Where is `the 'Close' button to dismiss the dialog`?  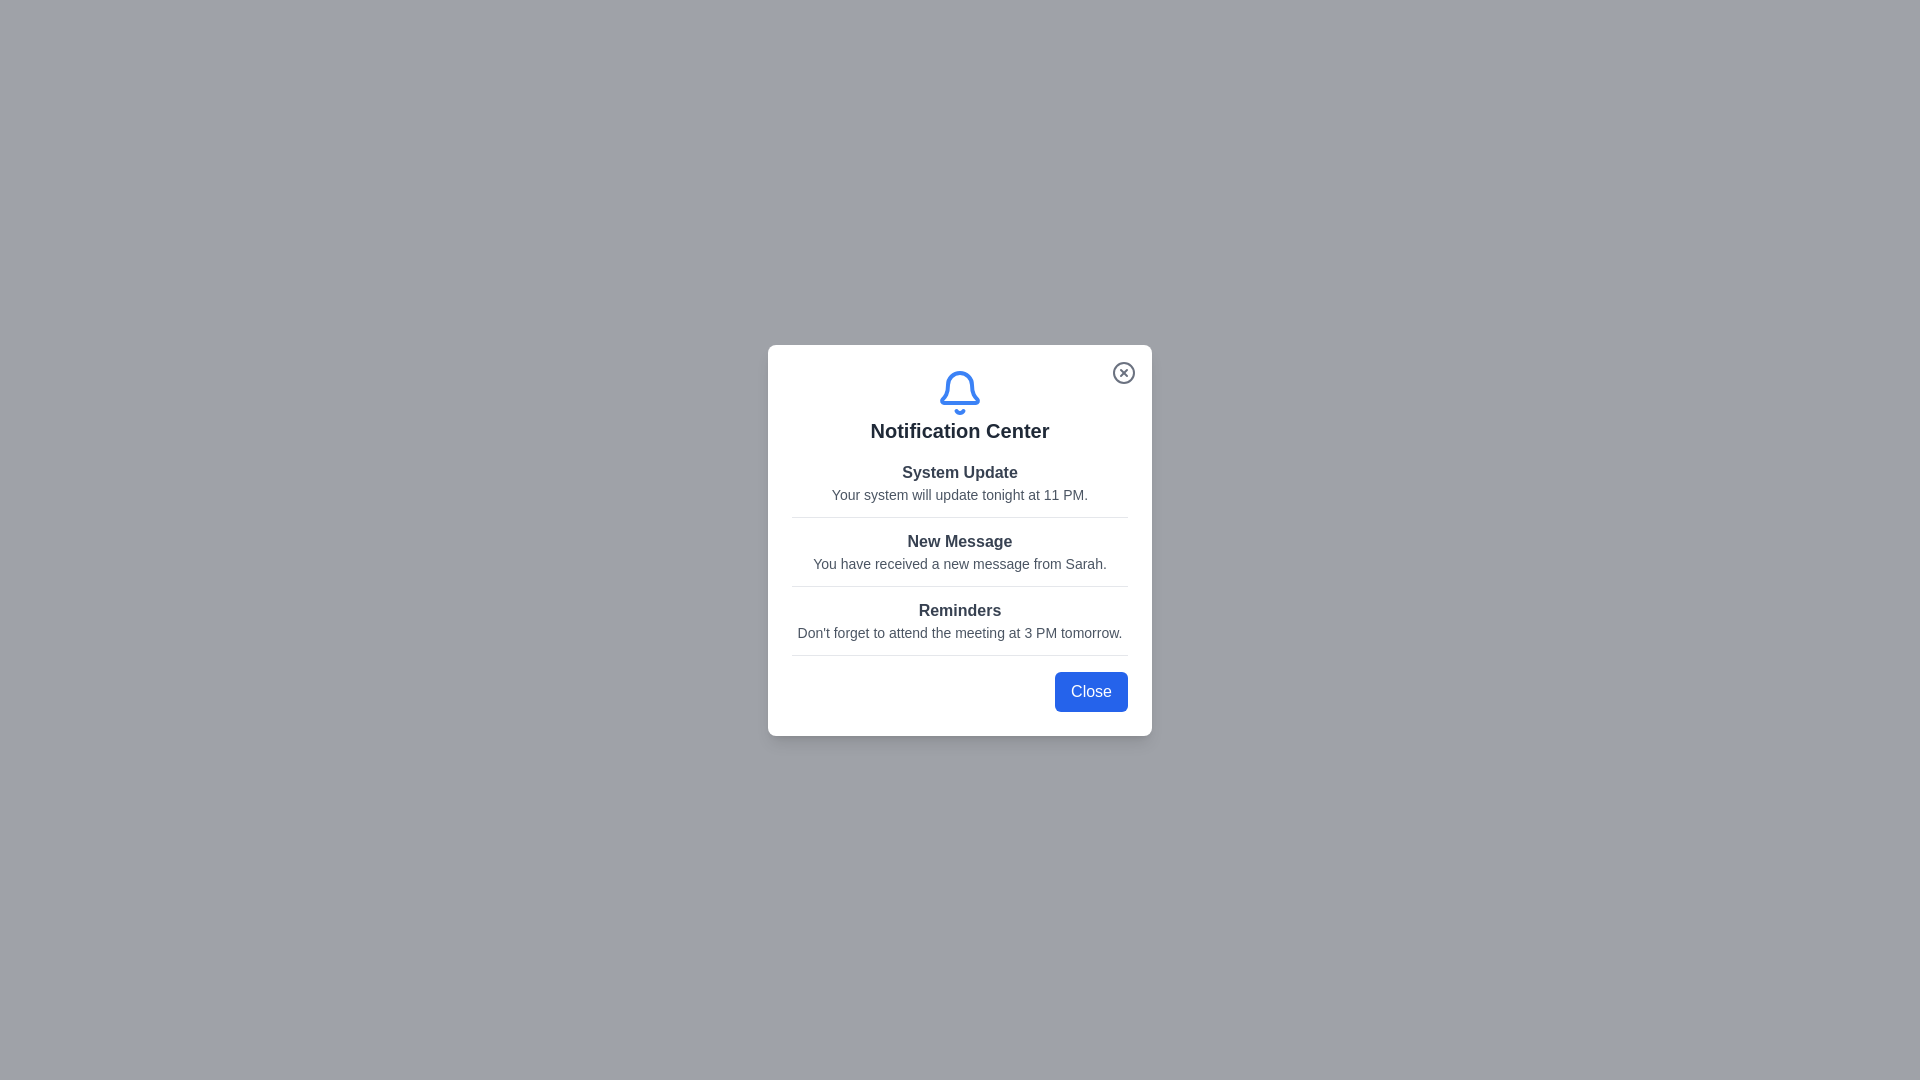 the 'Close' button to dismiss the dialog is located at coordinates (1090, 690).